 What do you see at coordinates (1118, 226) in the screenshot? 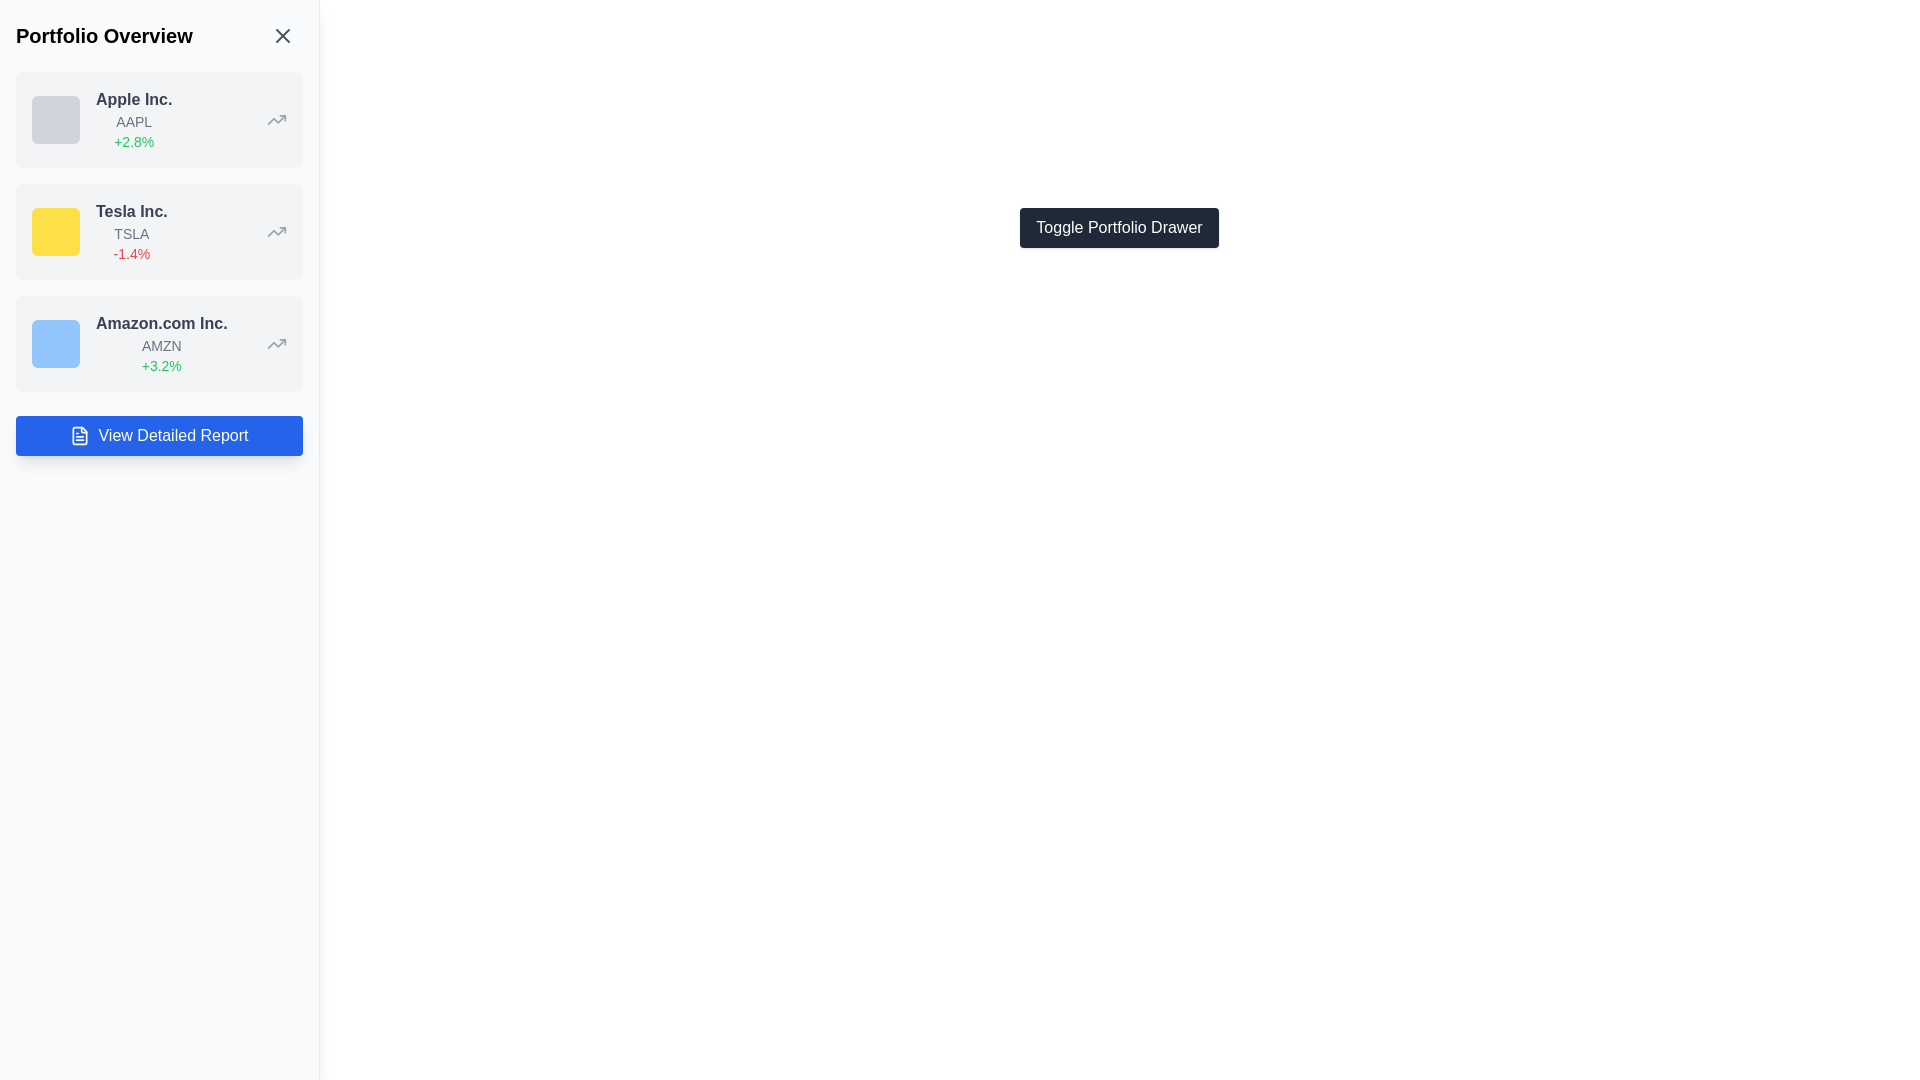
I see `the prominent toggle button located in the upper-right section of the interface to observe its hover effect` at bounding box center [1118, 226].